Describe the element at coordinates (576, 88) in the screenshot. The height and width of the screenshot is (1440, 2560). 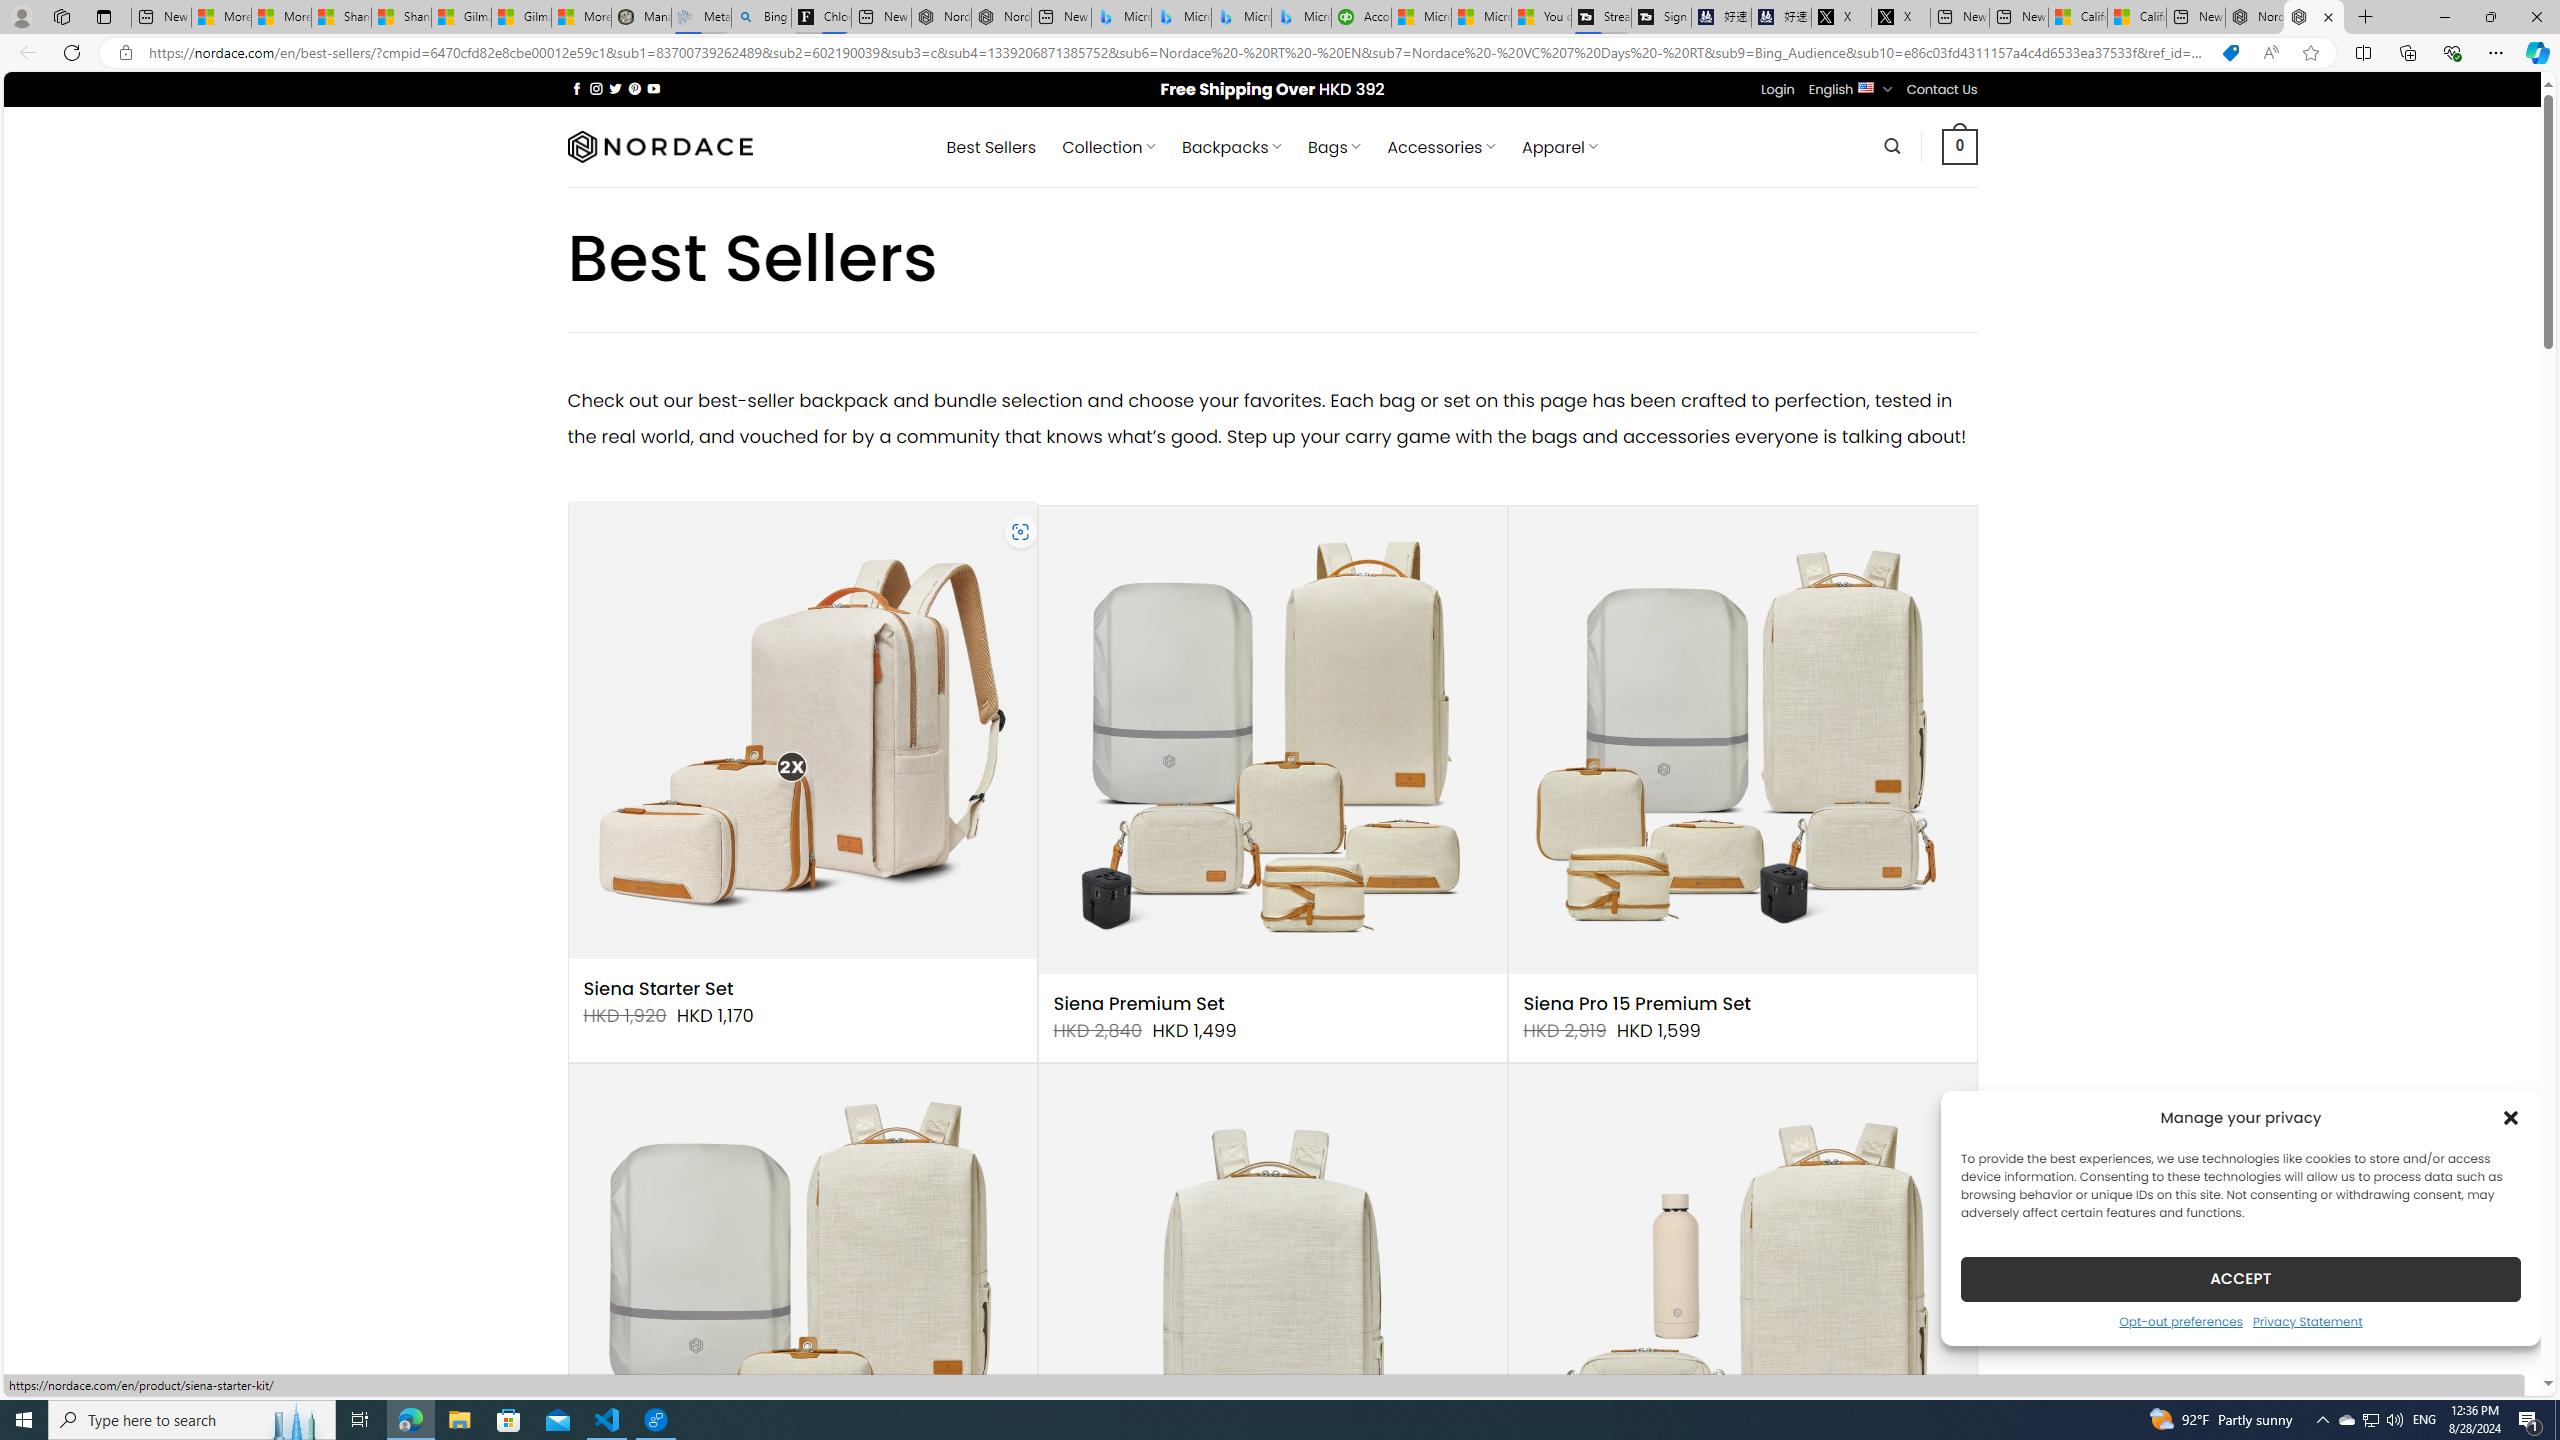
I see `'Follow on Facebook'` at that location.